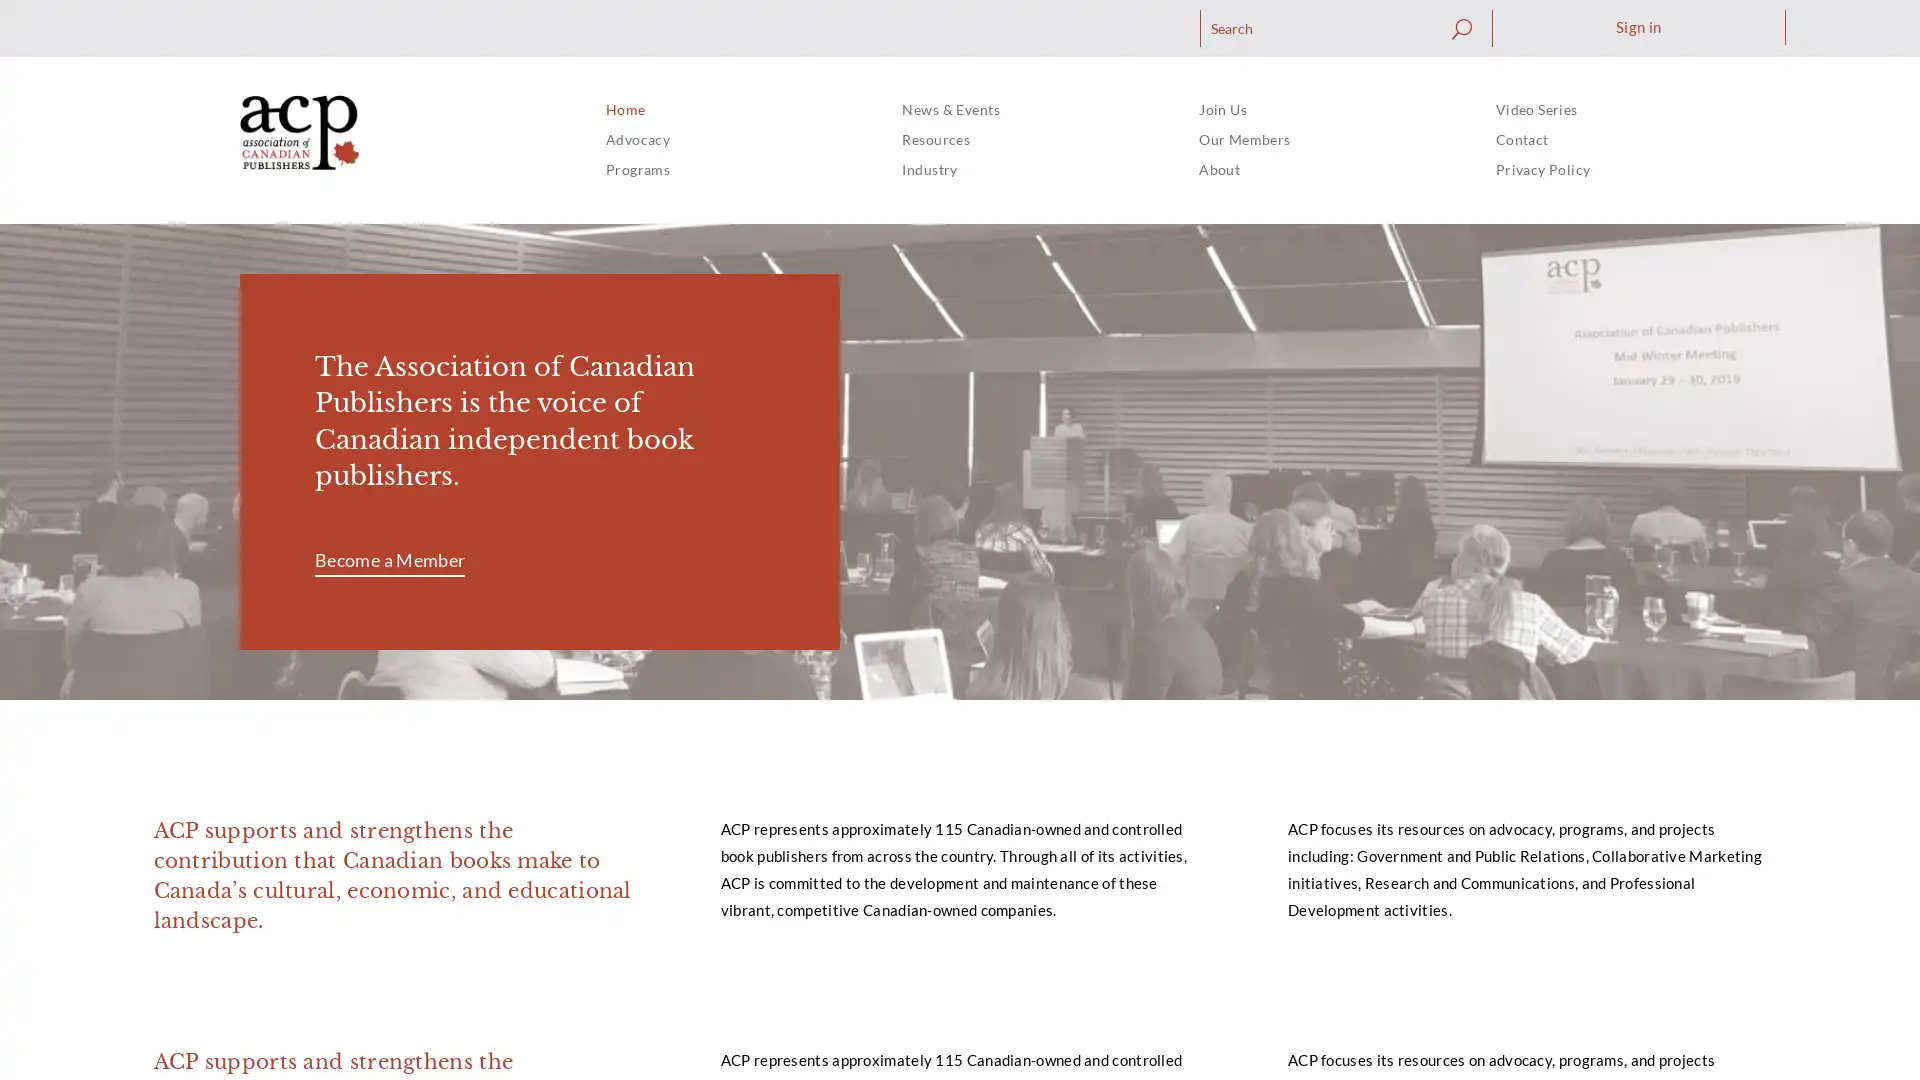 Image resolution: width=1920 pixels, height=1080 pixels. I want to click on Search, so click(1463, 28).